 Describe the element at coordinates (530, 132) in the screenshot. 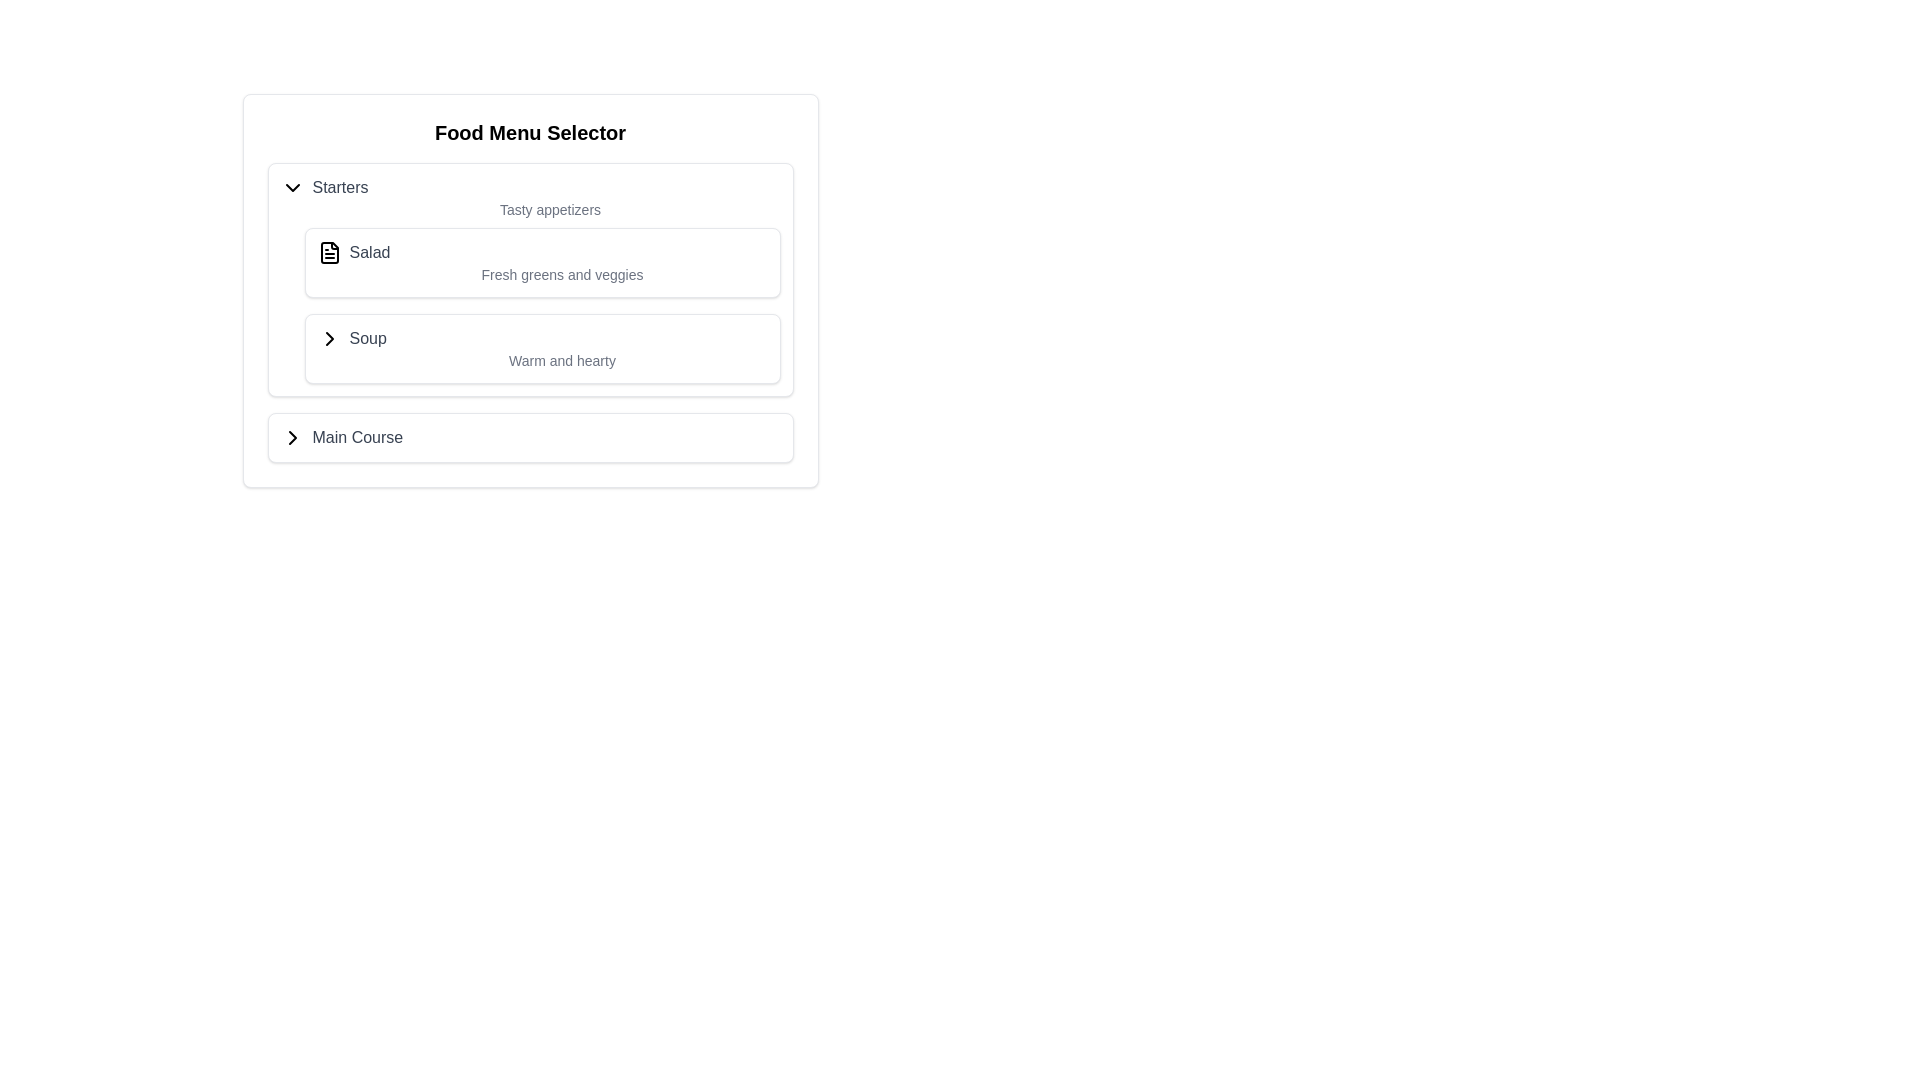

I see `the 'Food Menu Selector' heading` at that location.